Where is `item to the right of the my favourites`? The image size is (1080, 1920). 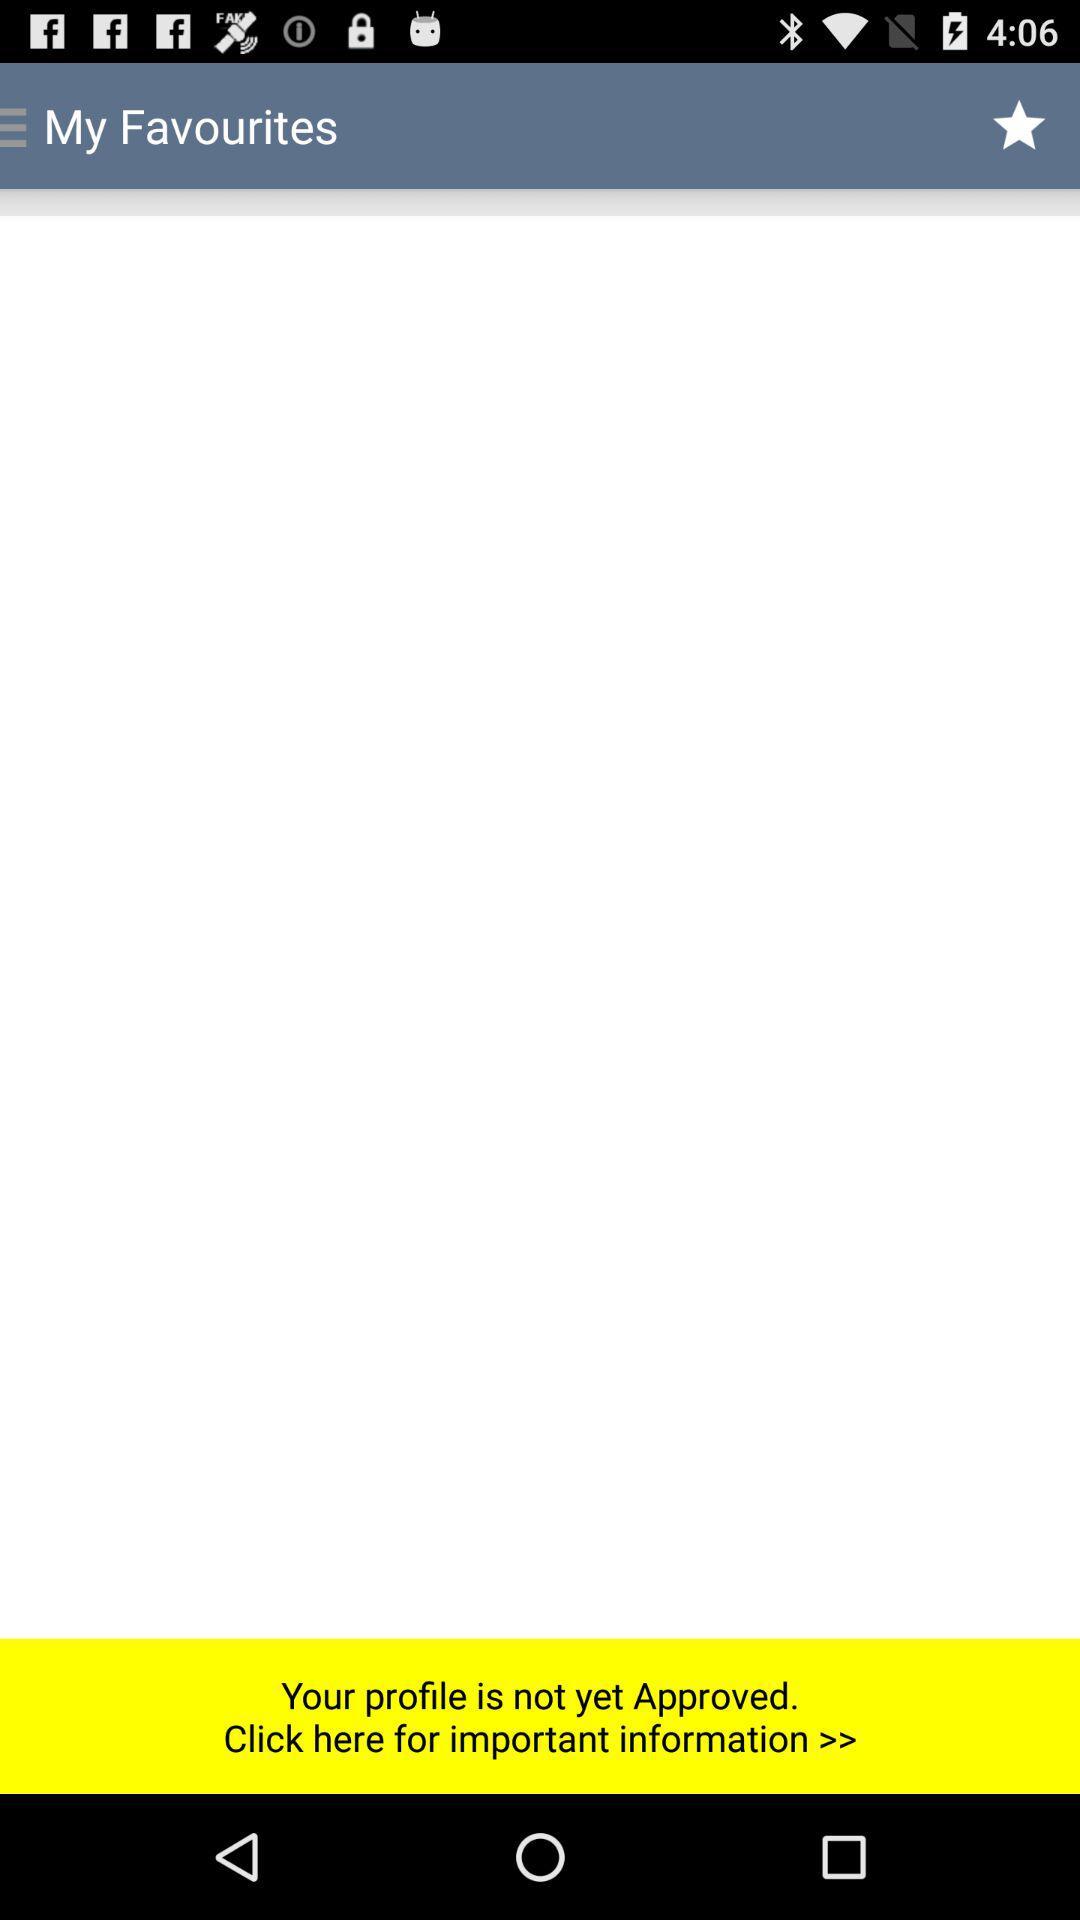
item to the right of the my favourites is located at coordinates (1019, 124).